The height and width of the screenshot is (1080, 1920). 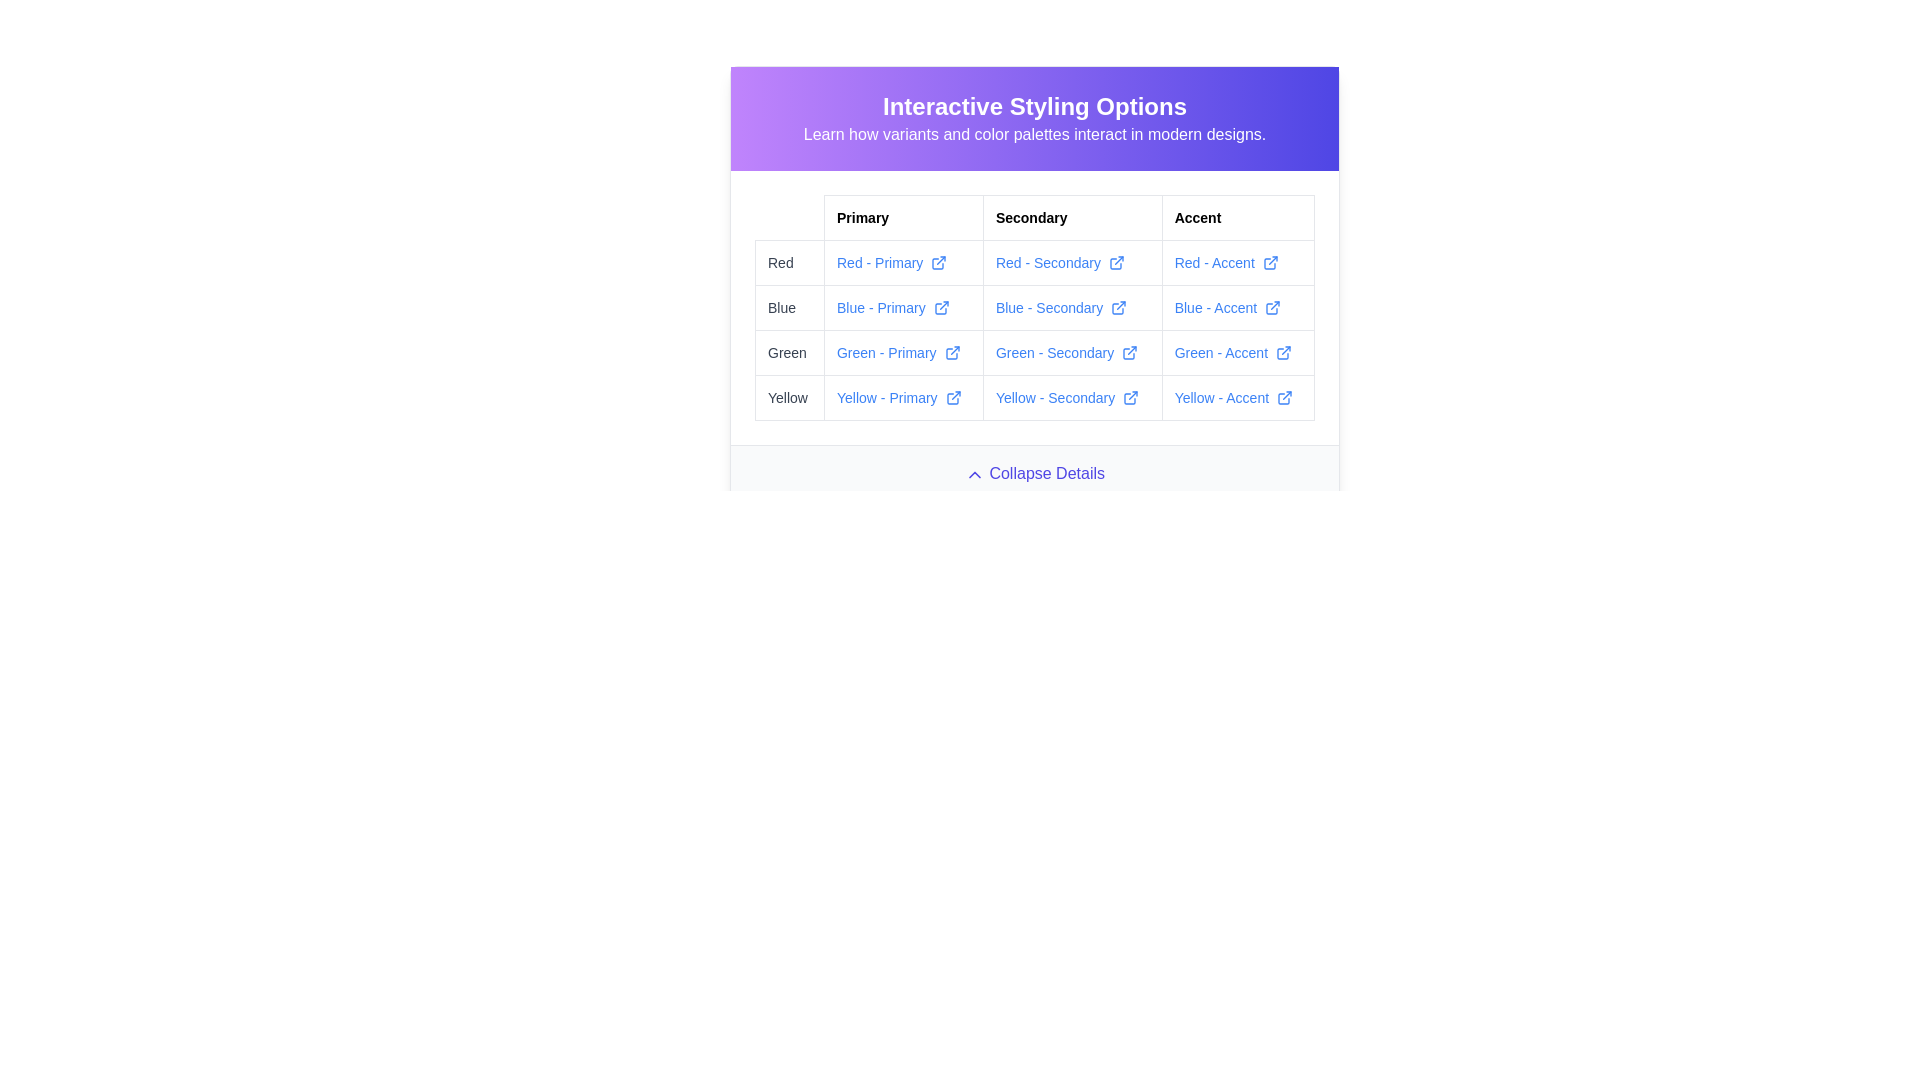 I want to click on the external link indicator icon located at the right end of the 'Yellow - Accent' link in the fourth row and third column of the table, so click(x=1285, y=397).